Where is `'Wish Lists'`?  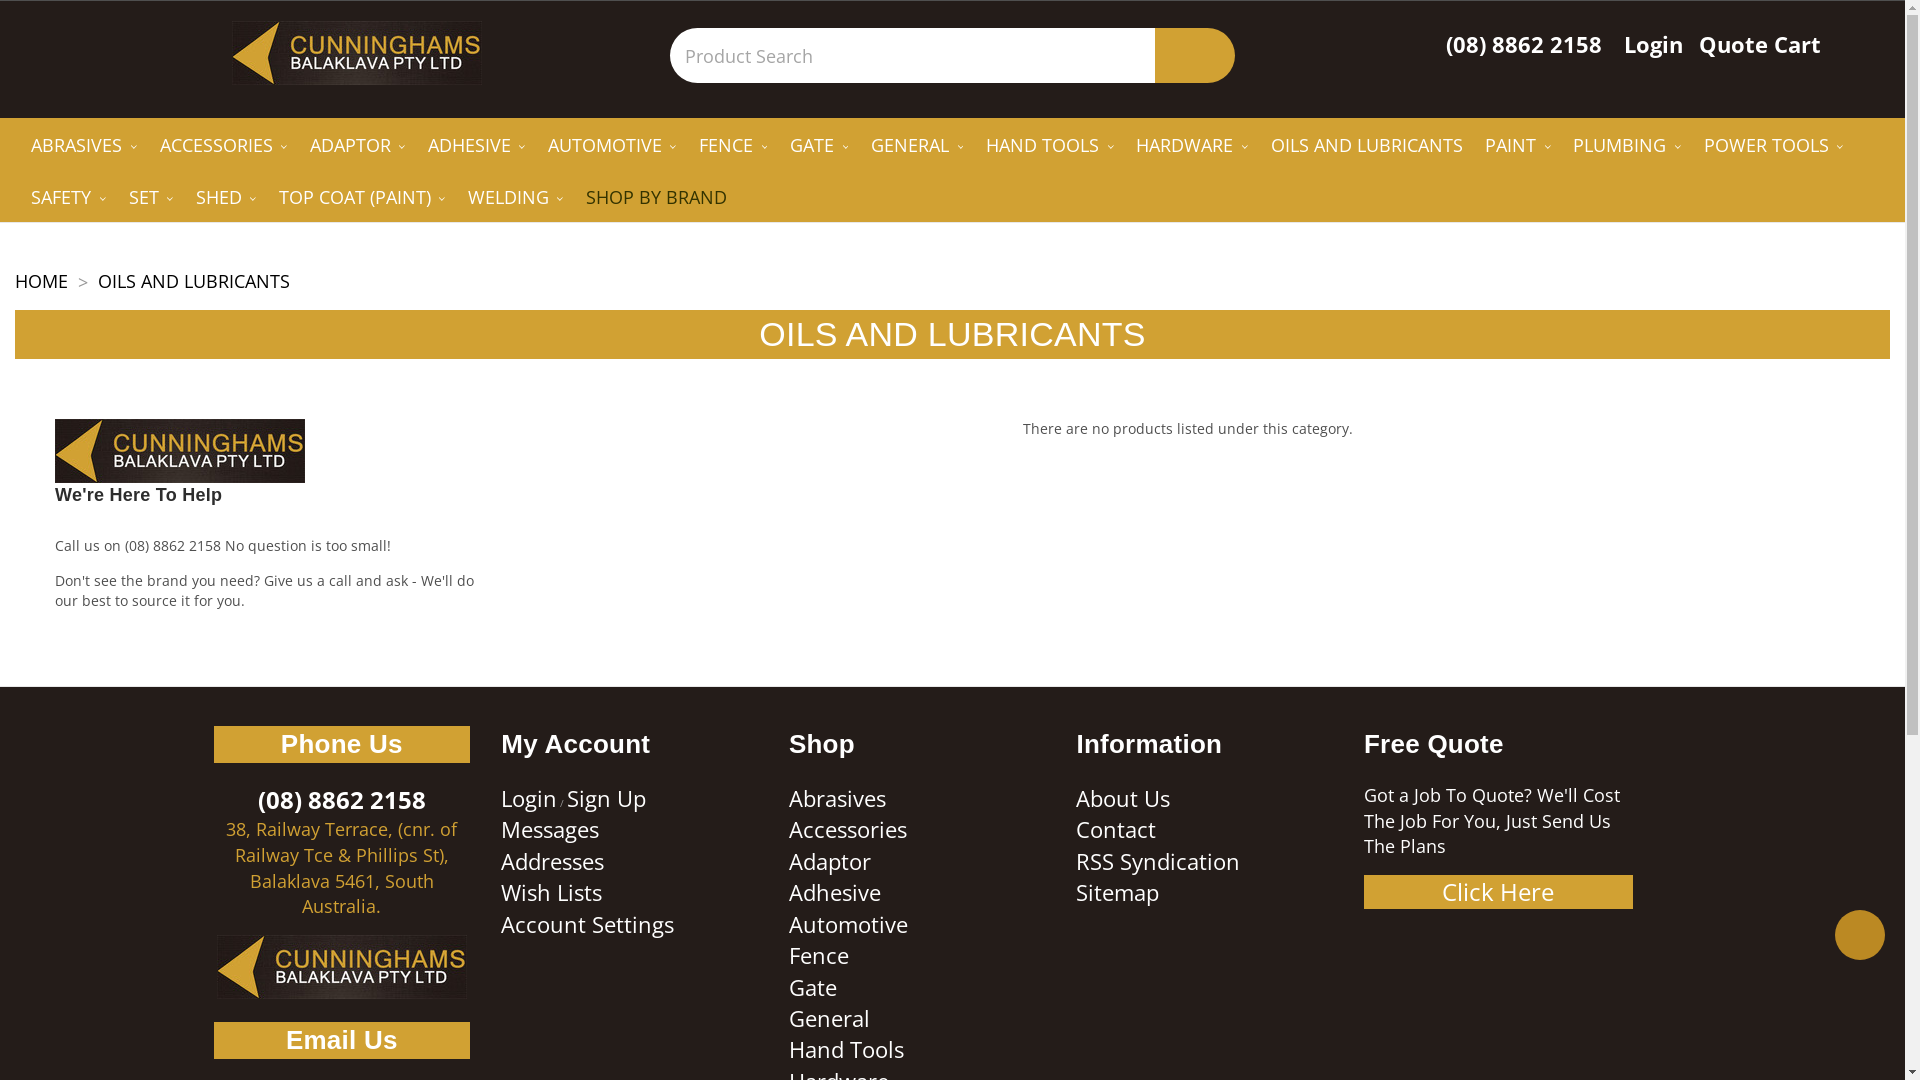 'Wish Lists' is located at coordinates (500, 890).